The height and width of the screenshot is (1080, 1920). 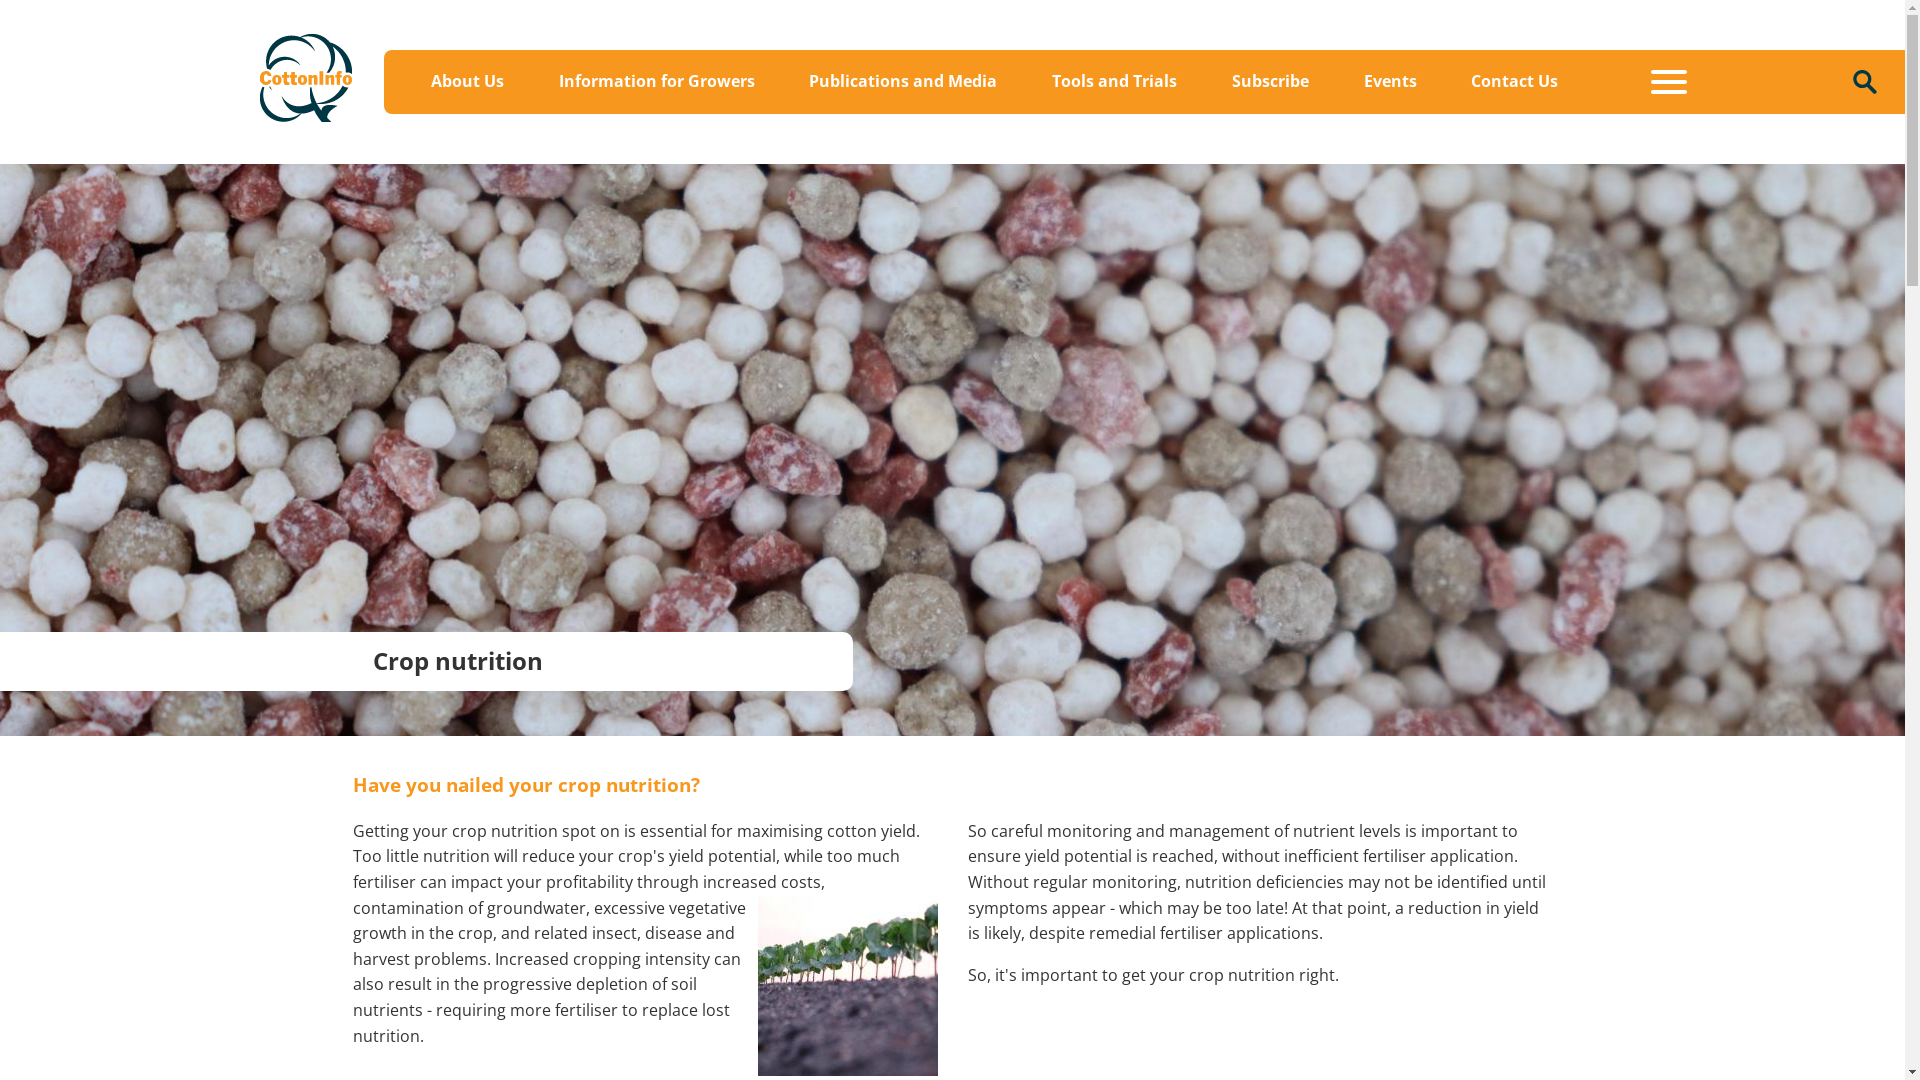 I want to click on 'Events', so click(x=1389, y=80).